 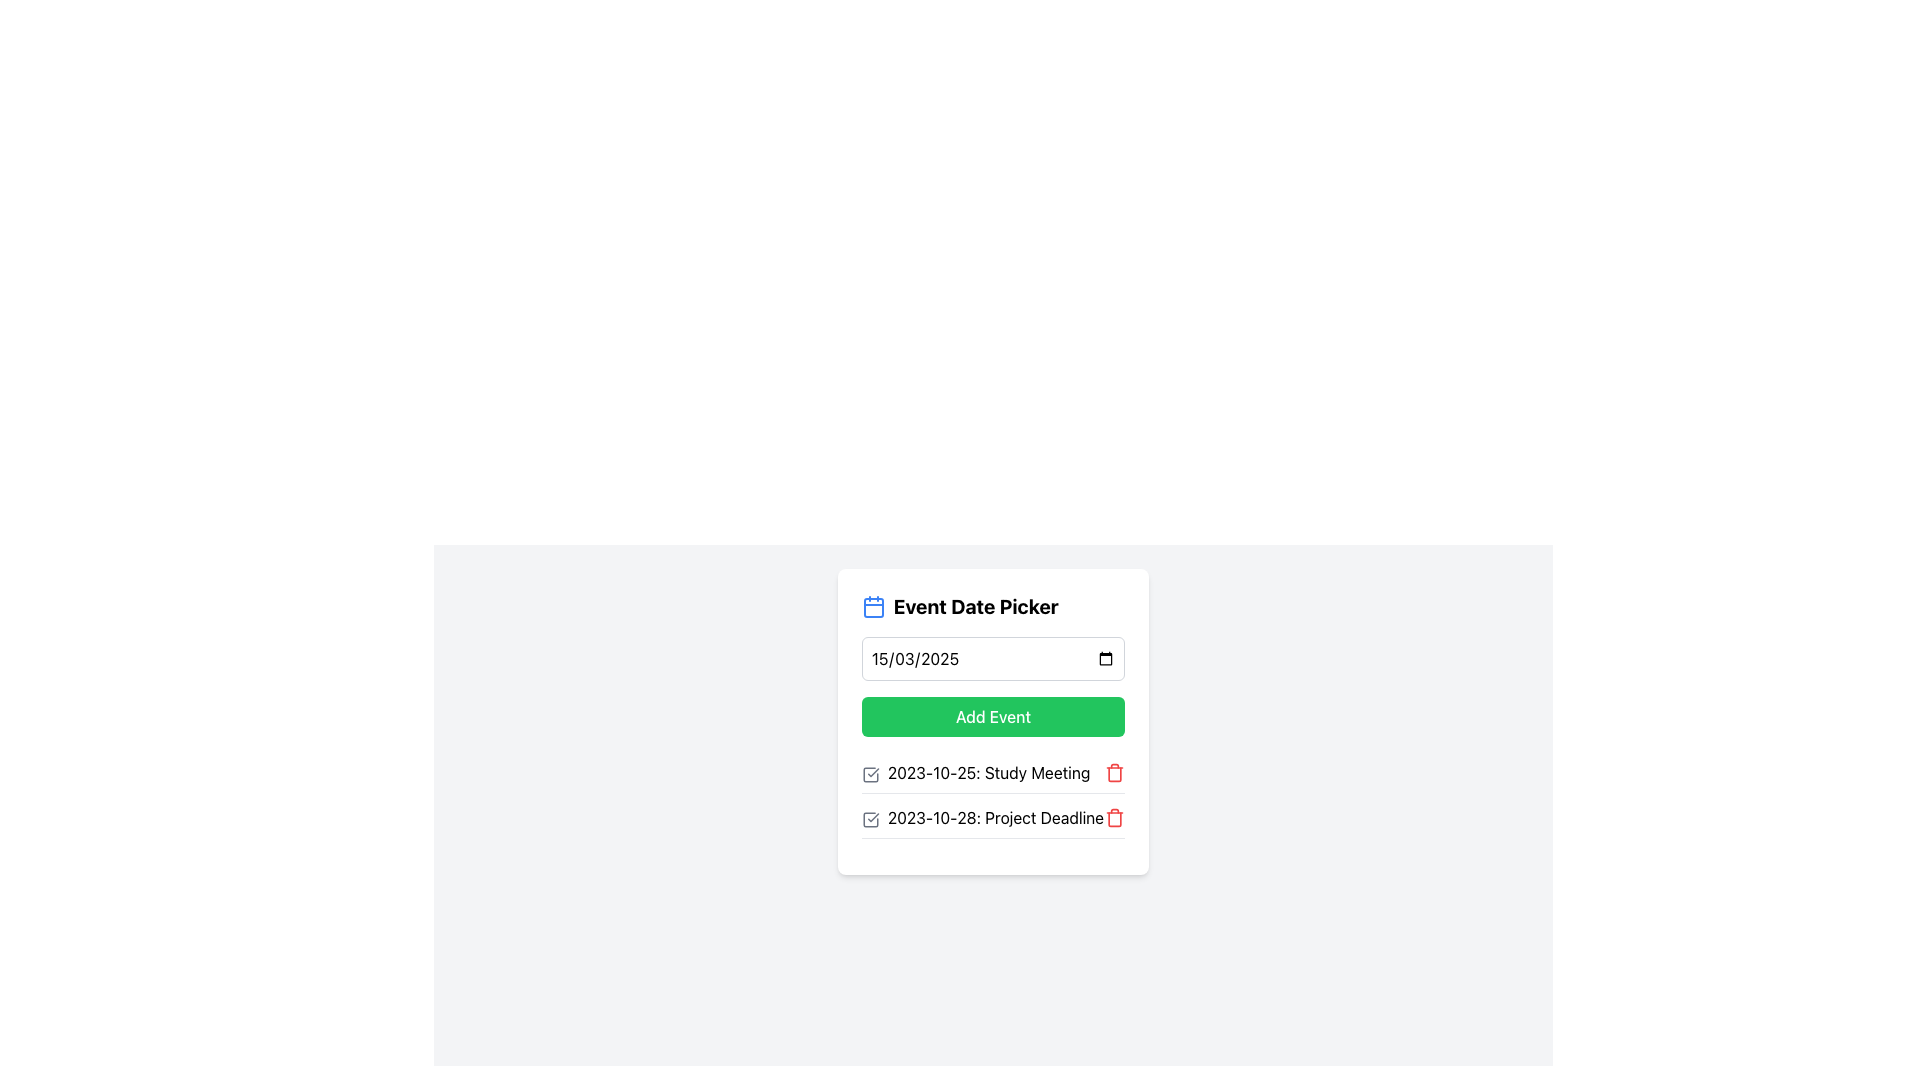 I want to click on the checkbox next to the list item labeled '2023-10-28: Project Deadline' to mark or unmark the event, so click(x=993, y=822).